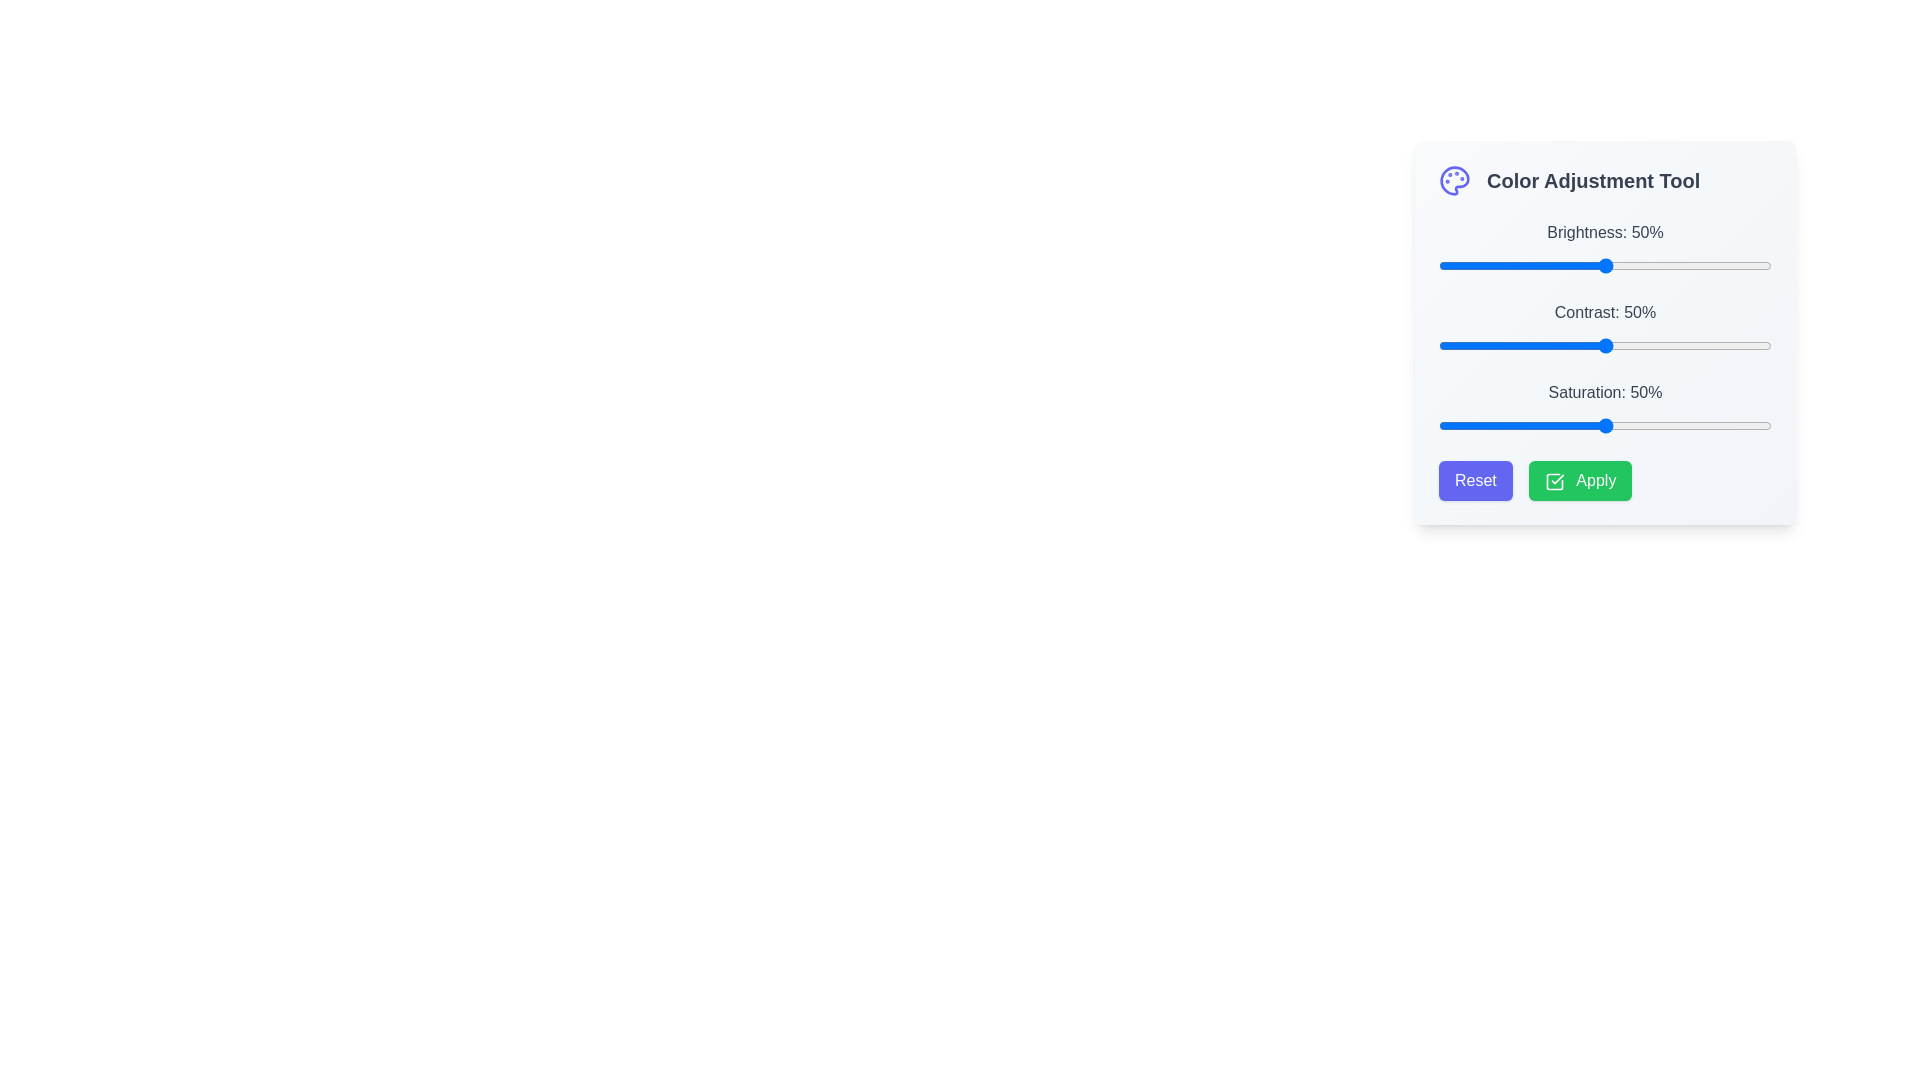 This screenshot has width=1920, height=1080. What do you see at coordinates (1658, 424) in the screenshot?
I see `saturation` at bounding box center [1658, 424].